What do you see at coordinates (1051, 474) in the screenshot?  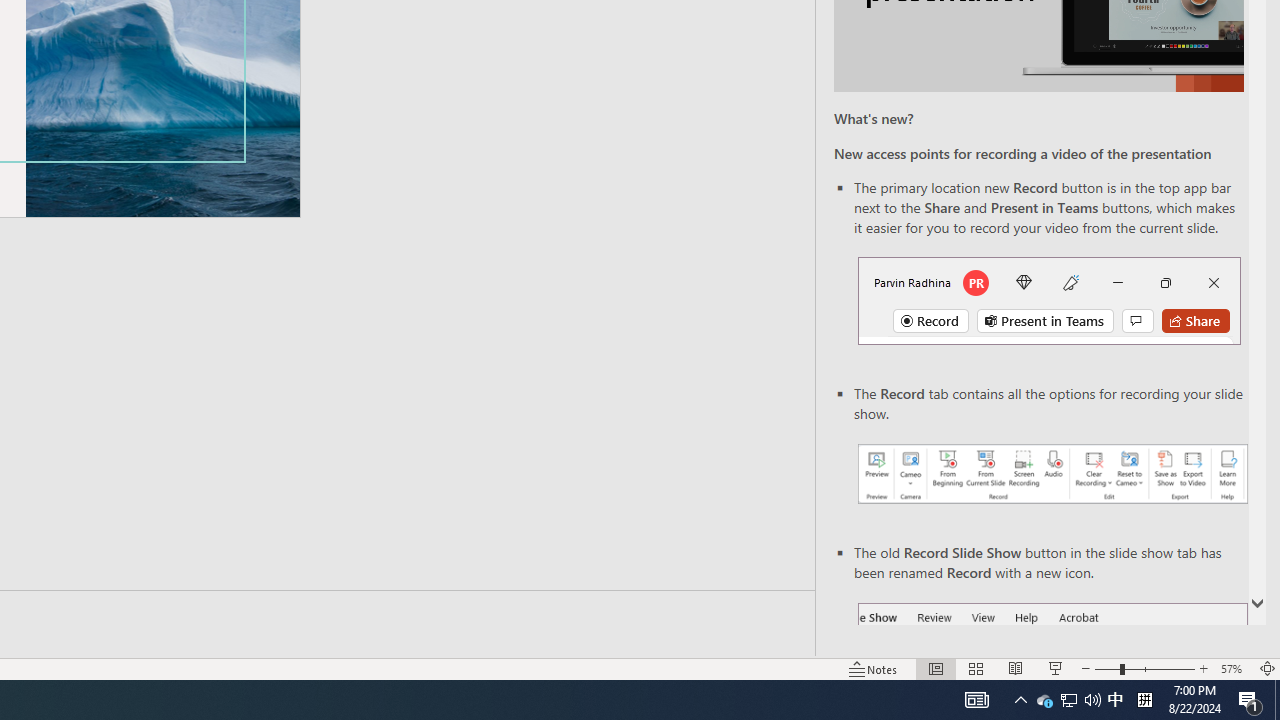 I see `'Record your presentations screenshot one'` at bounding box center [1051, 474].